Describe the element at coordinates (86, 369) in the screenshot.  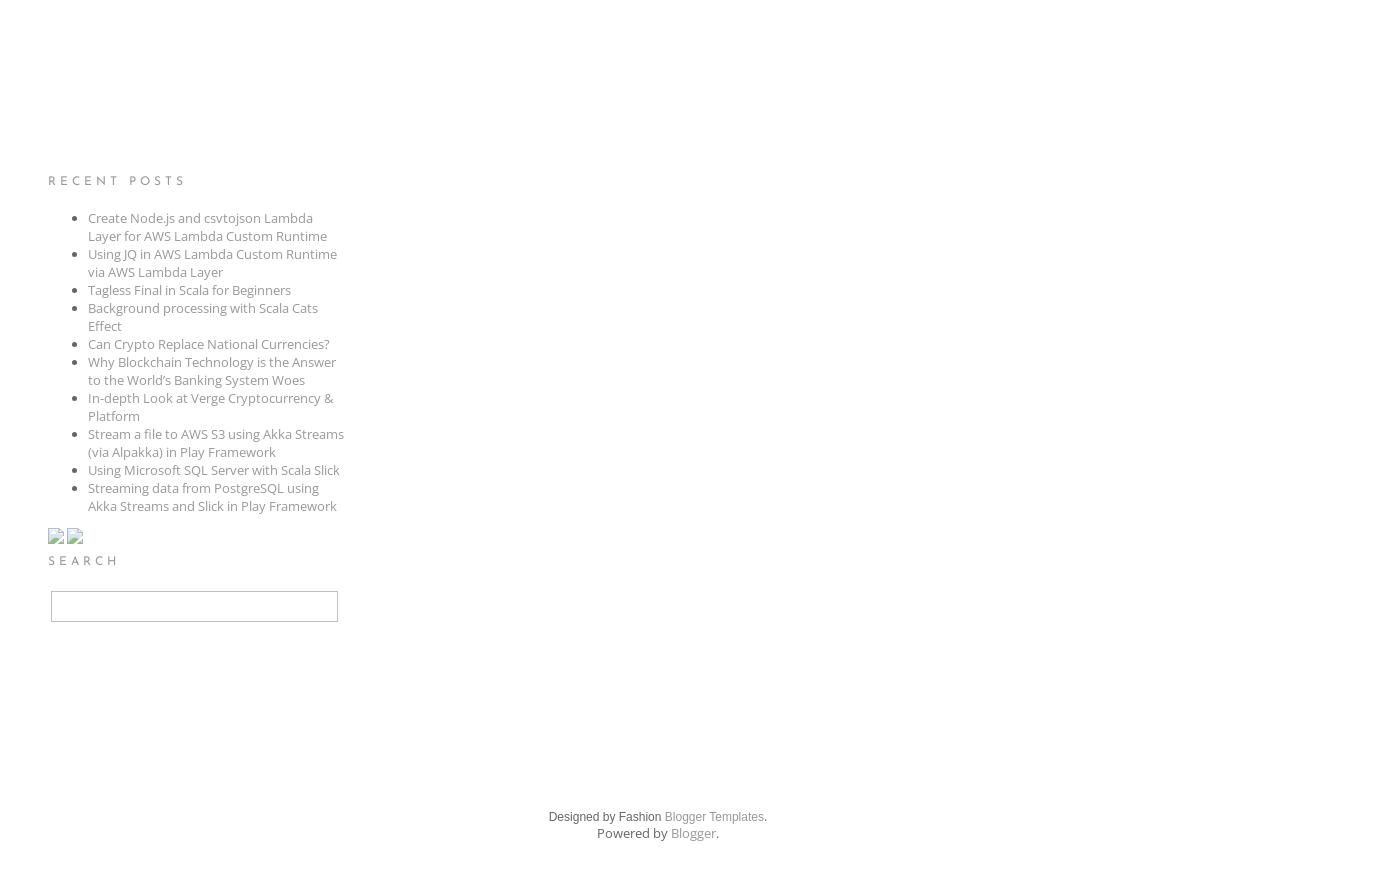
I see `'Why Blockchain Technology is the Answer to the World’s Banking System Woes'` at that location.